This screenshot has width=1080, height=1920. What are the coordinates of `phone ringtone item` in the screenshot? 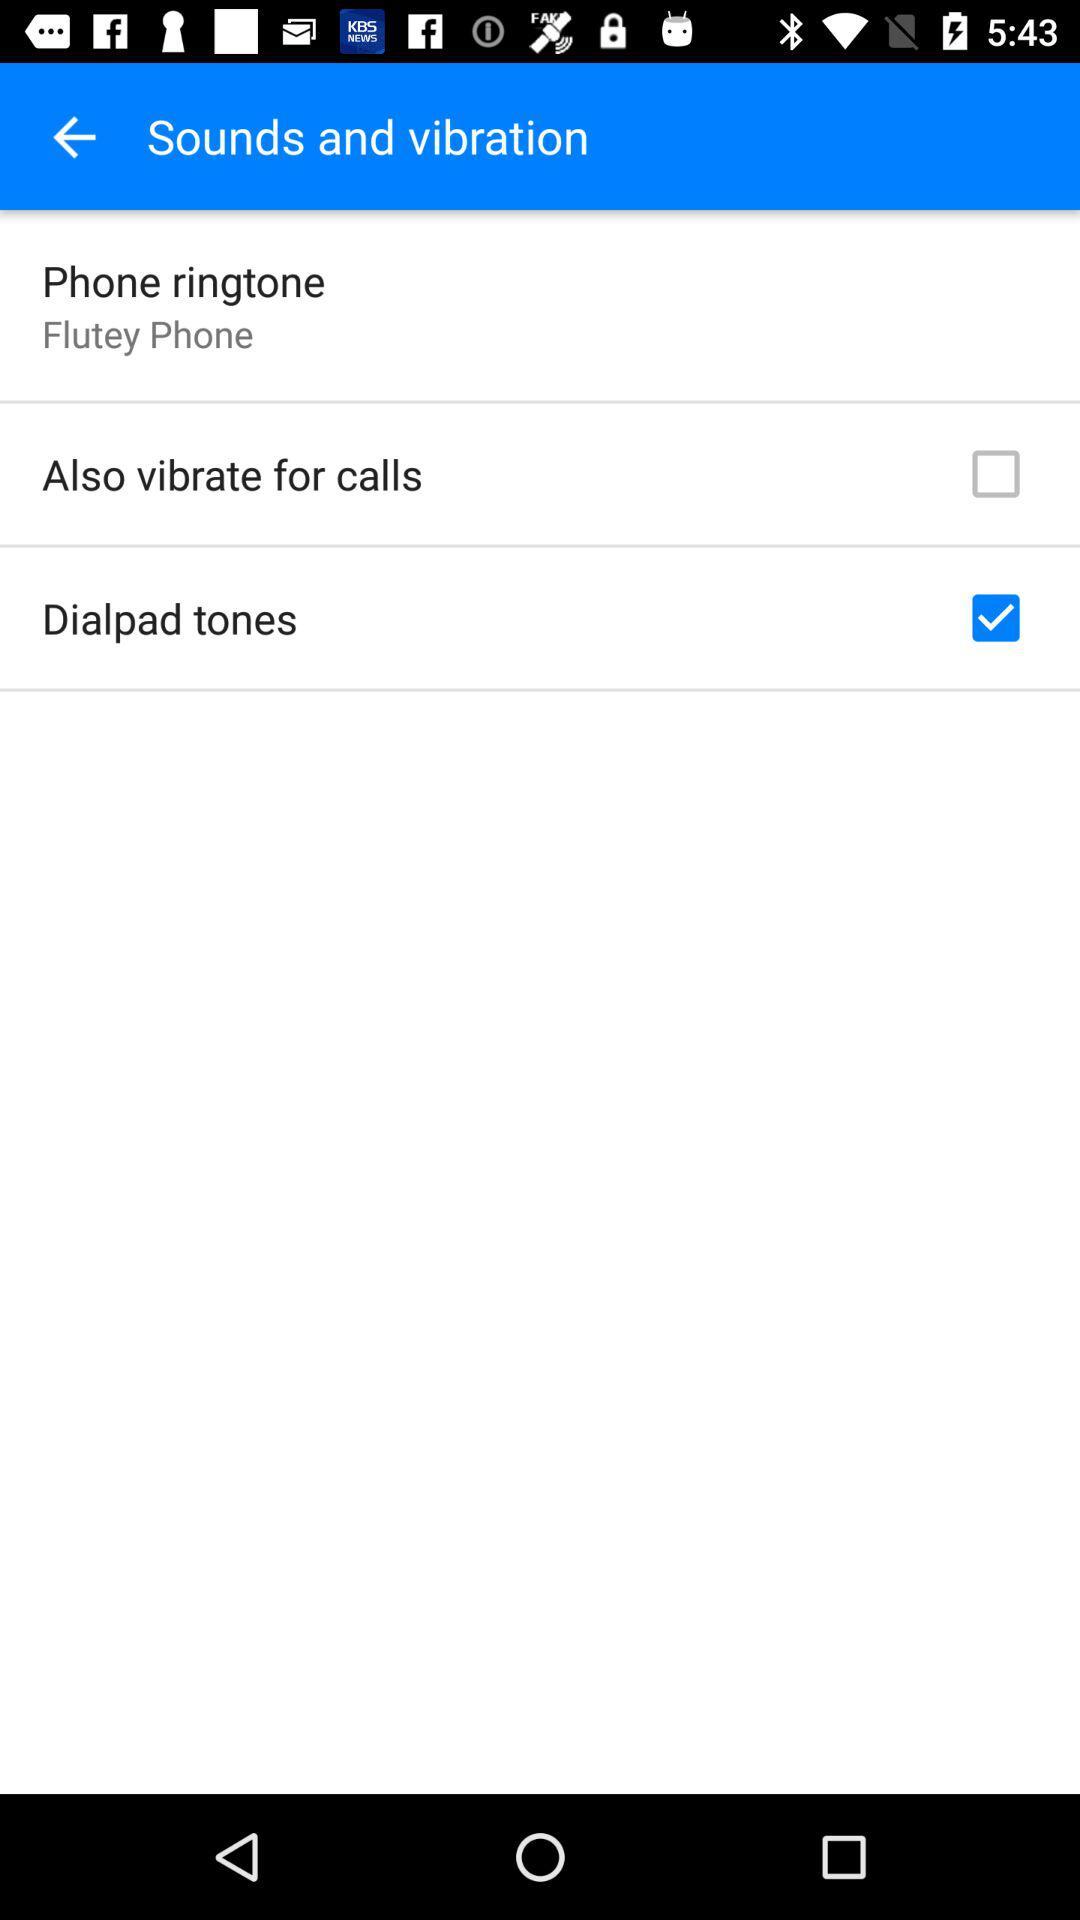 It's located at (183, 279).